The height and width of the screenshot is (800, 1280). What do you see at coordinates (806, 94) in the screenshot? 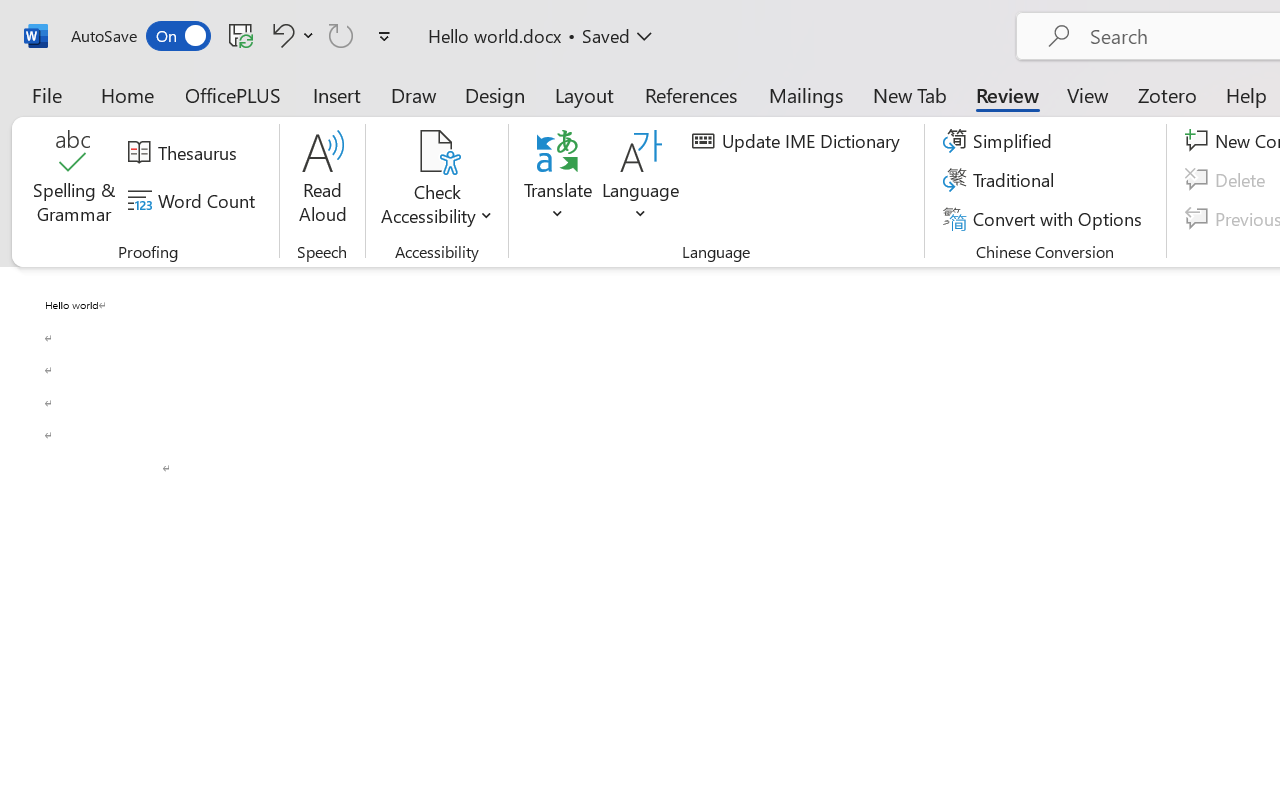
I see `'Mailings'` at bounding box center [806, 94].